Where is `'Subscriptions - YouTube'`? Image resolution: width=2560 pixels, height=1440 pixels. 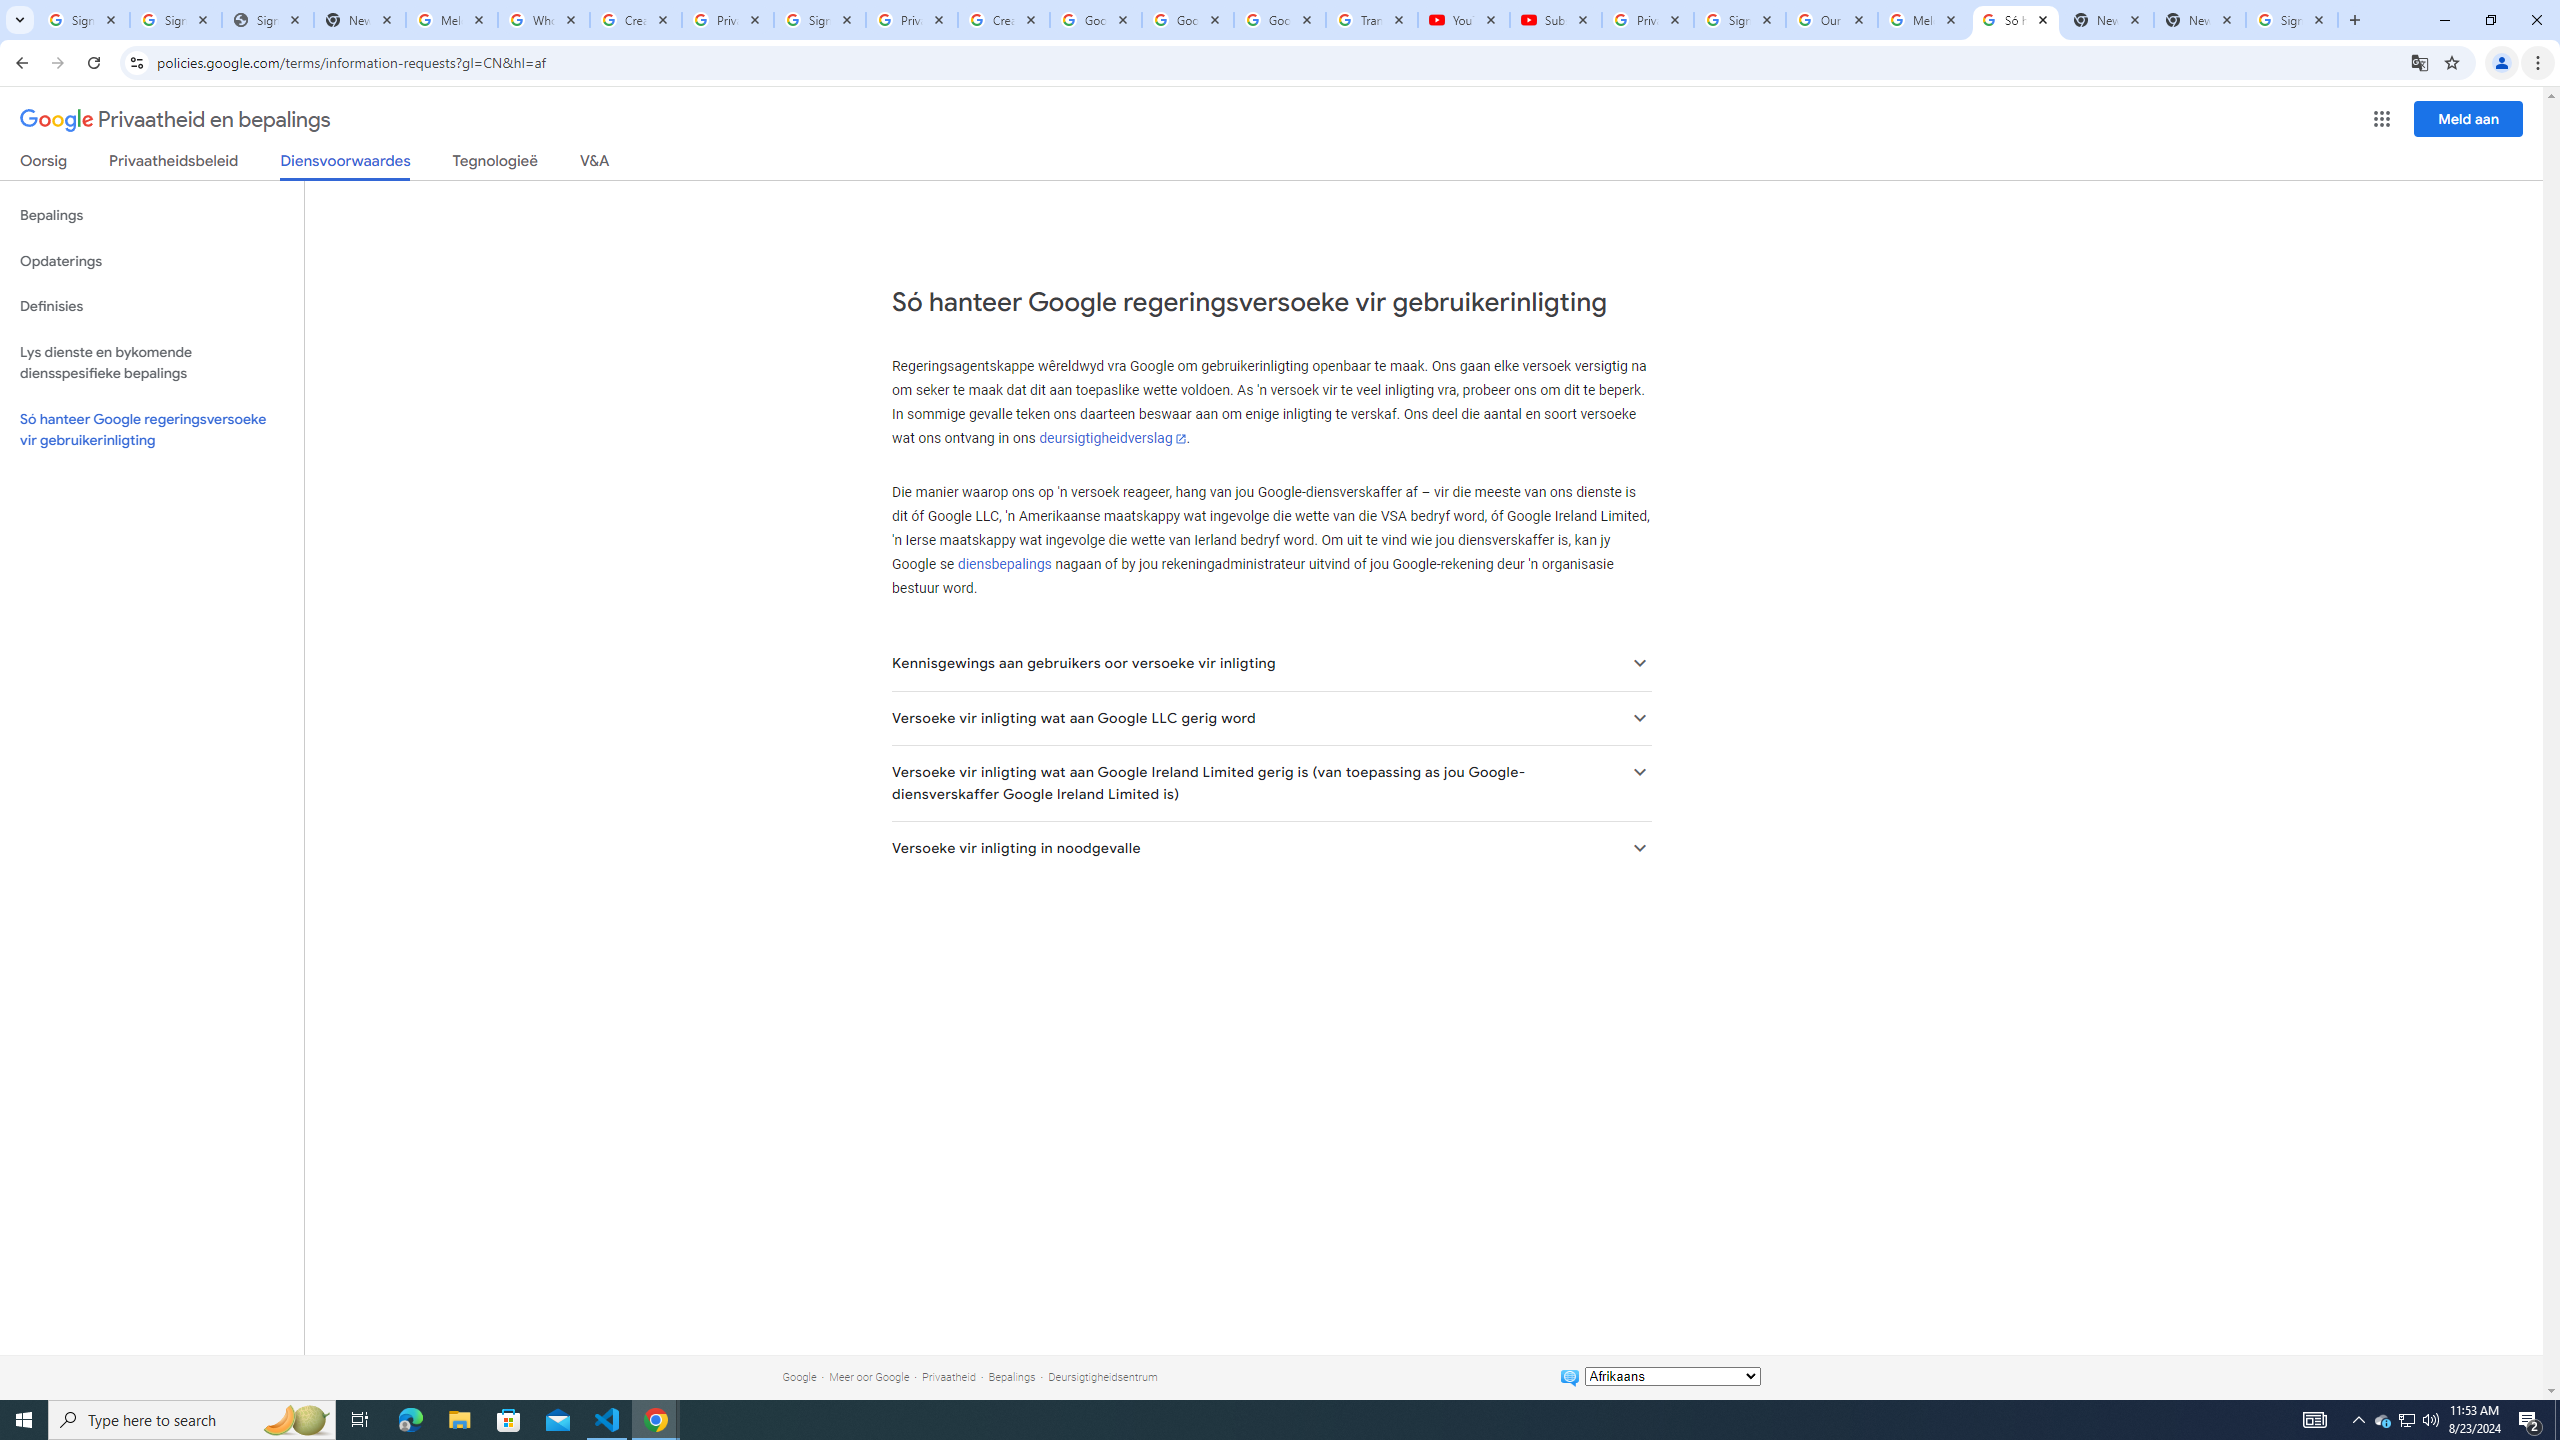 'Subscriptions - YouTube' is located at coordinates (1554, 19).